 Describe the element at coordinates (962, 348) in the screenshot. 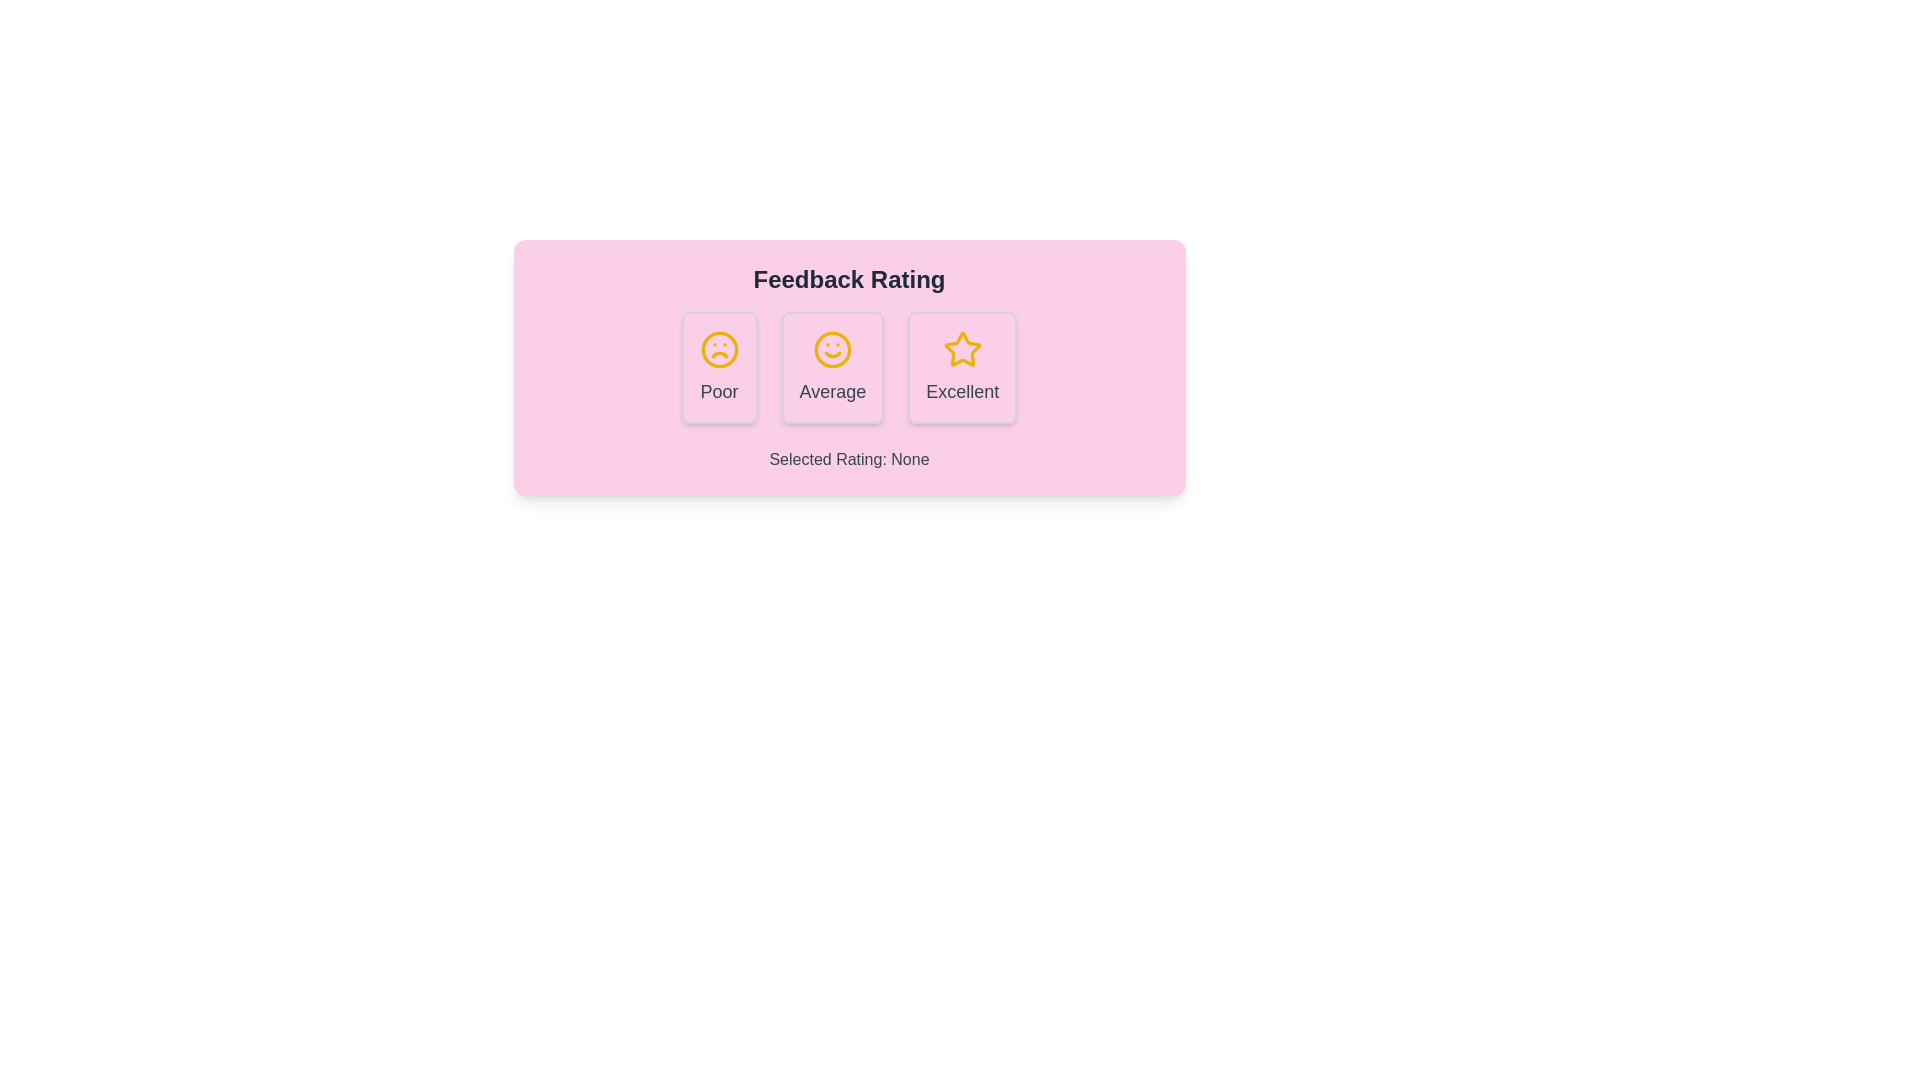

I see `the associated rating level by interacting with the third icon from the left, which symbolizes the 'Excellent' rating in the feedback system` at that location.